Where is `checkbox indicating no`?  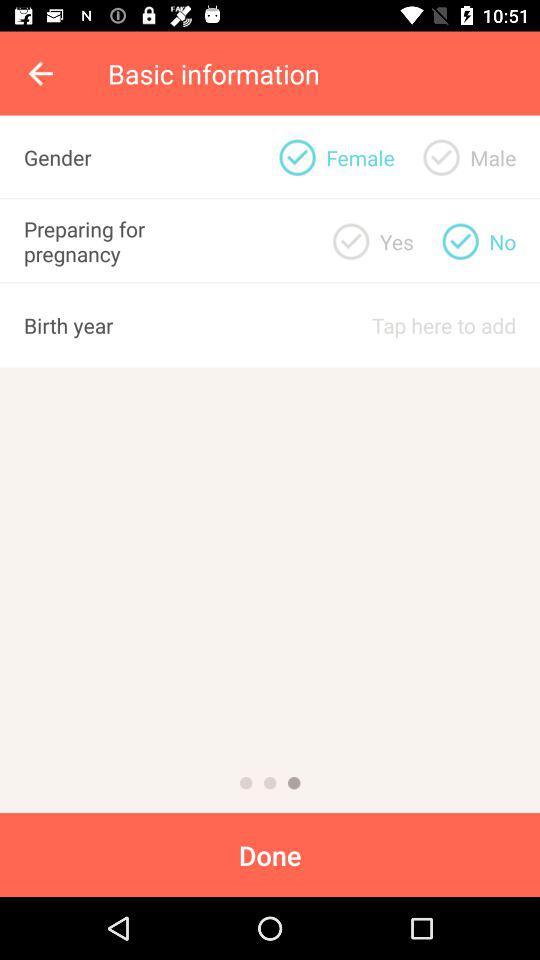
checkbox indicating no is located at coordinates (460, 240).